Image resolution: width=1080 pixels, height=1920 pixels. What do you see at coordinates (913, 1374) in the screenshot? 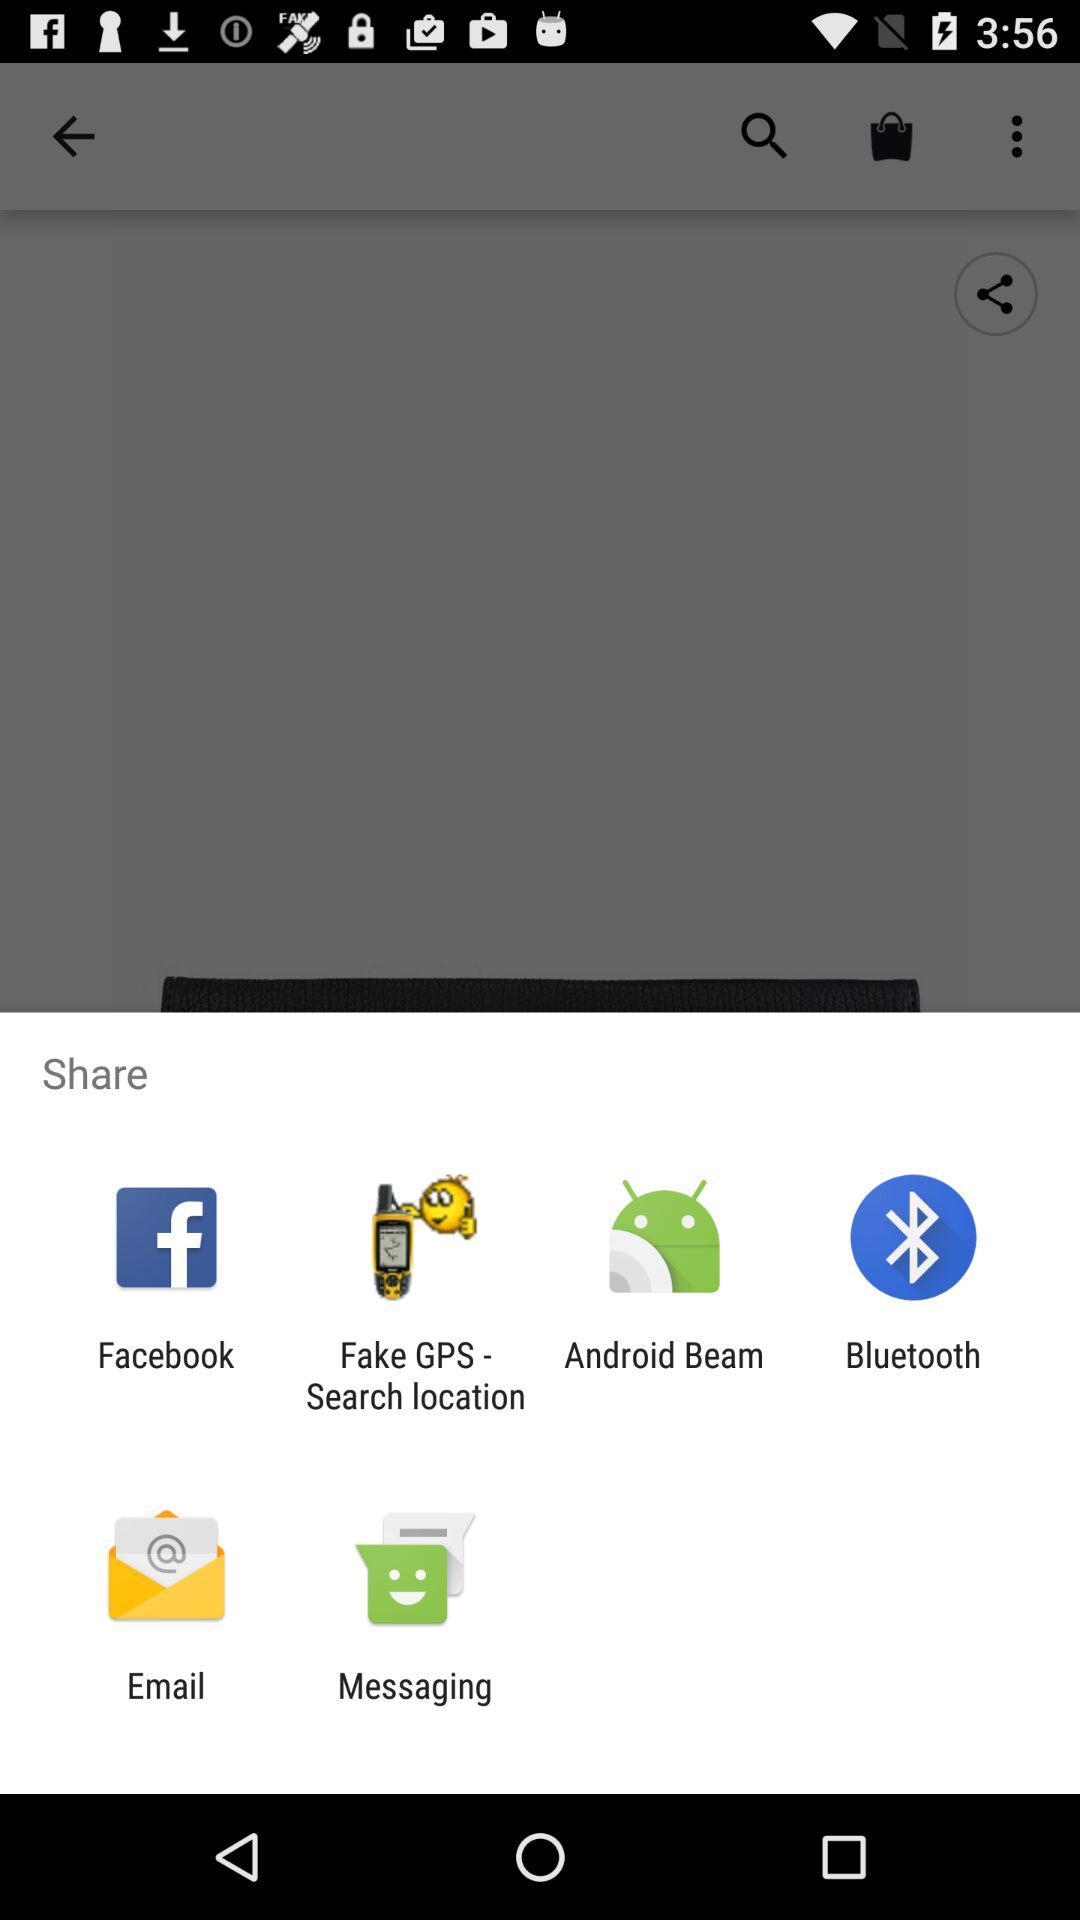
I see `the app next to the android beam app` at bounding box center [913, 1374].